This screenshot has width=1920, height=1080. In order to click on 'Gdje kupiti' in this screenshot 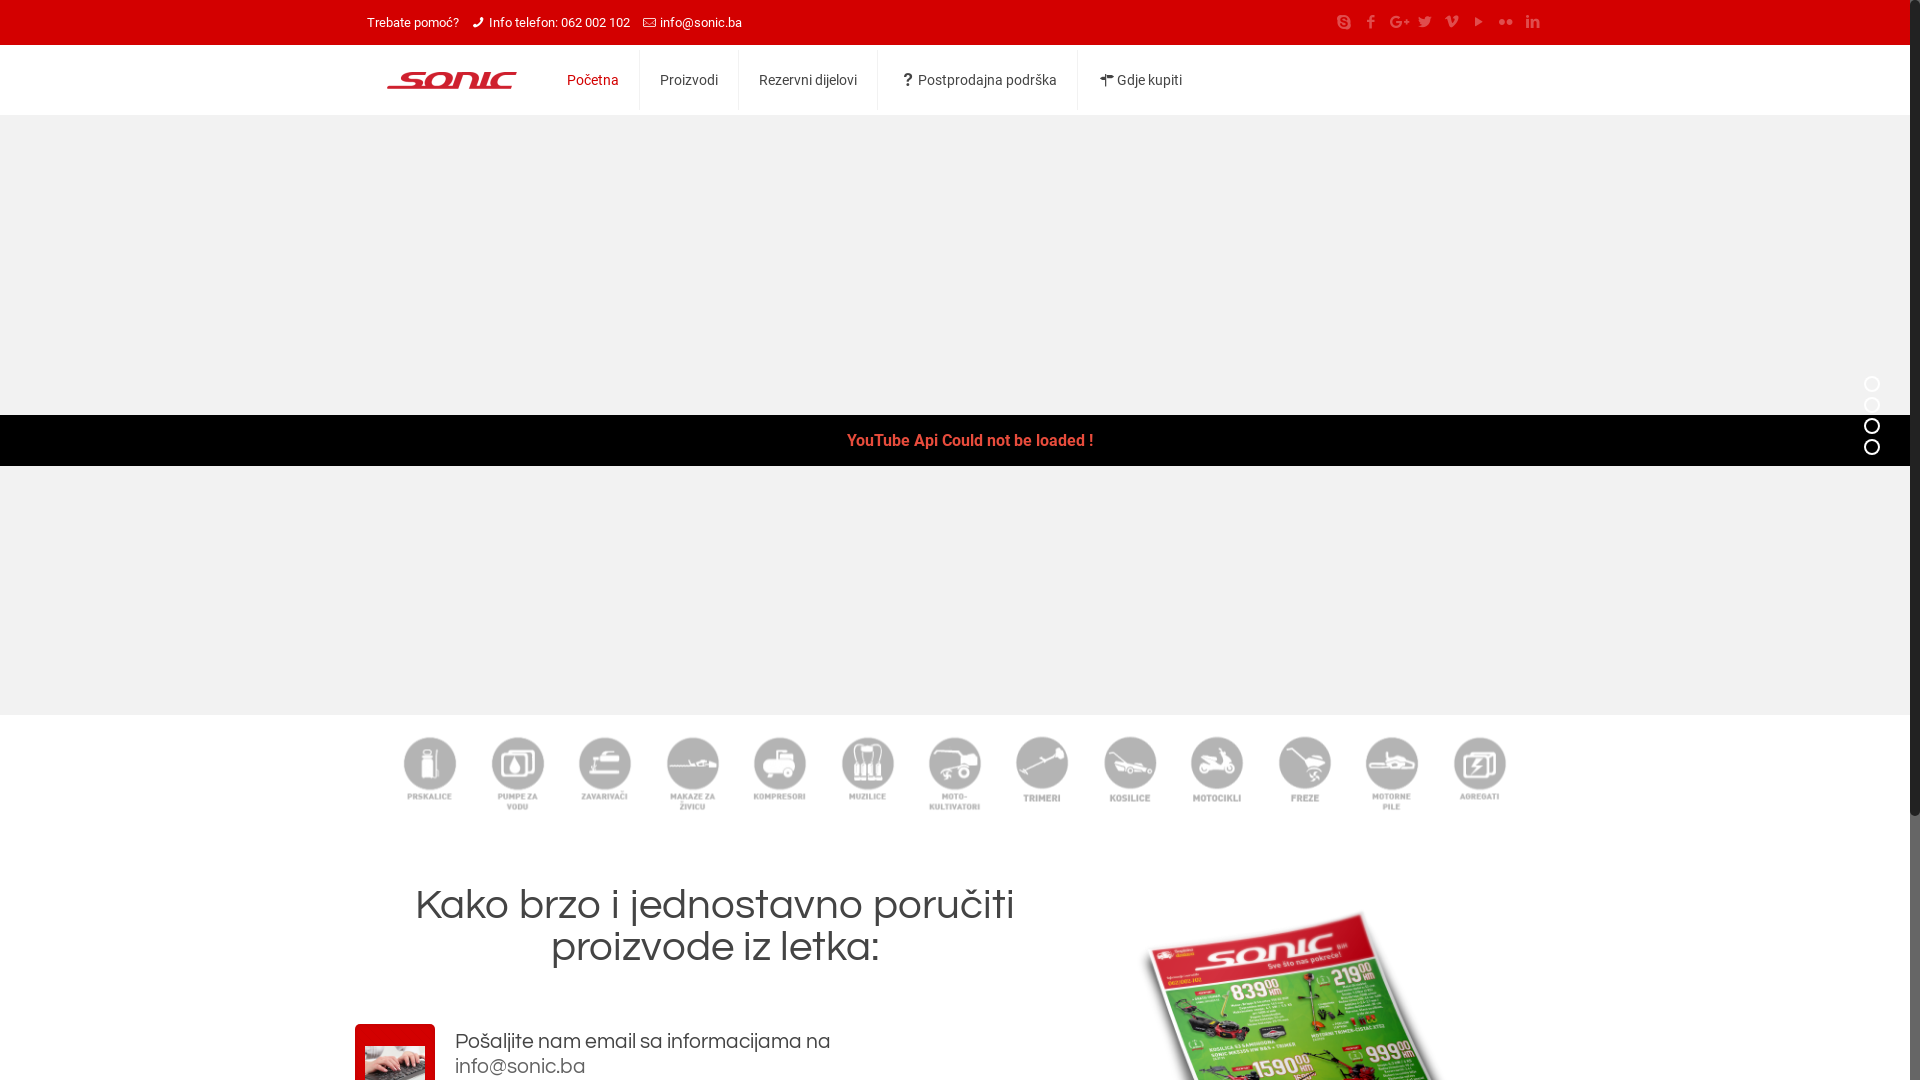, I will do `click(1140, 79)`.